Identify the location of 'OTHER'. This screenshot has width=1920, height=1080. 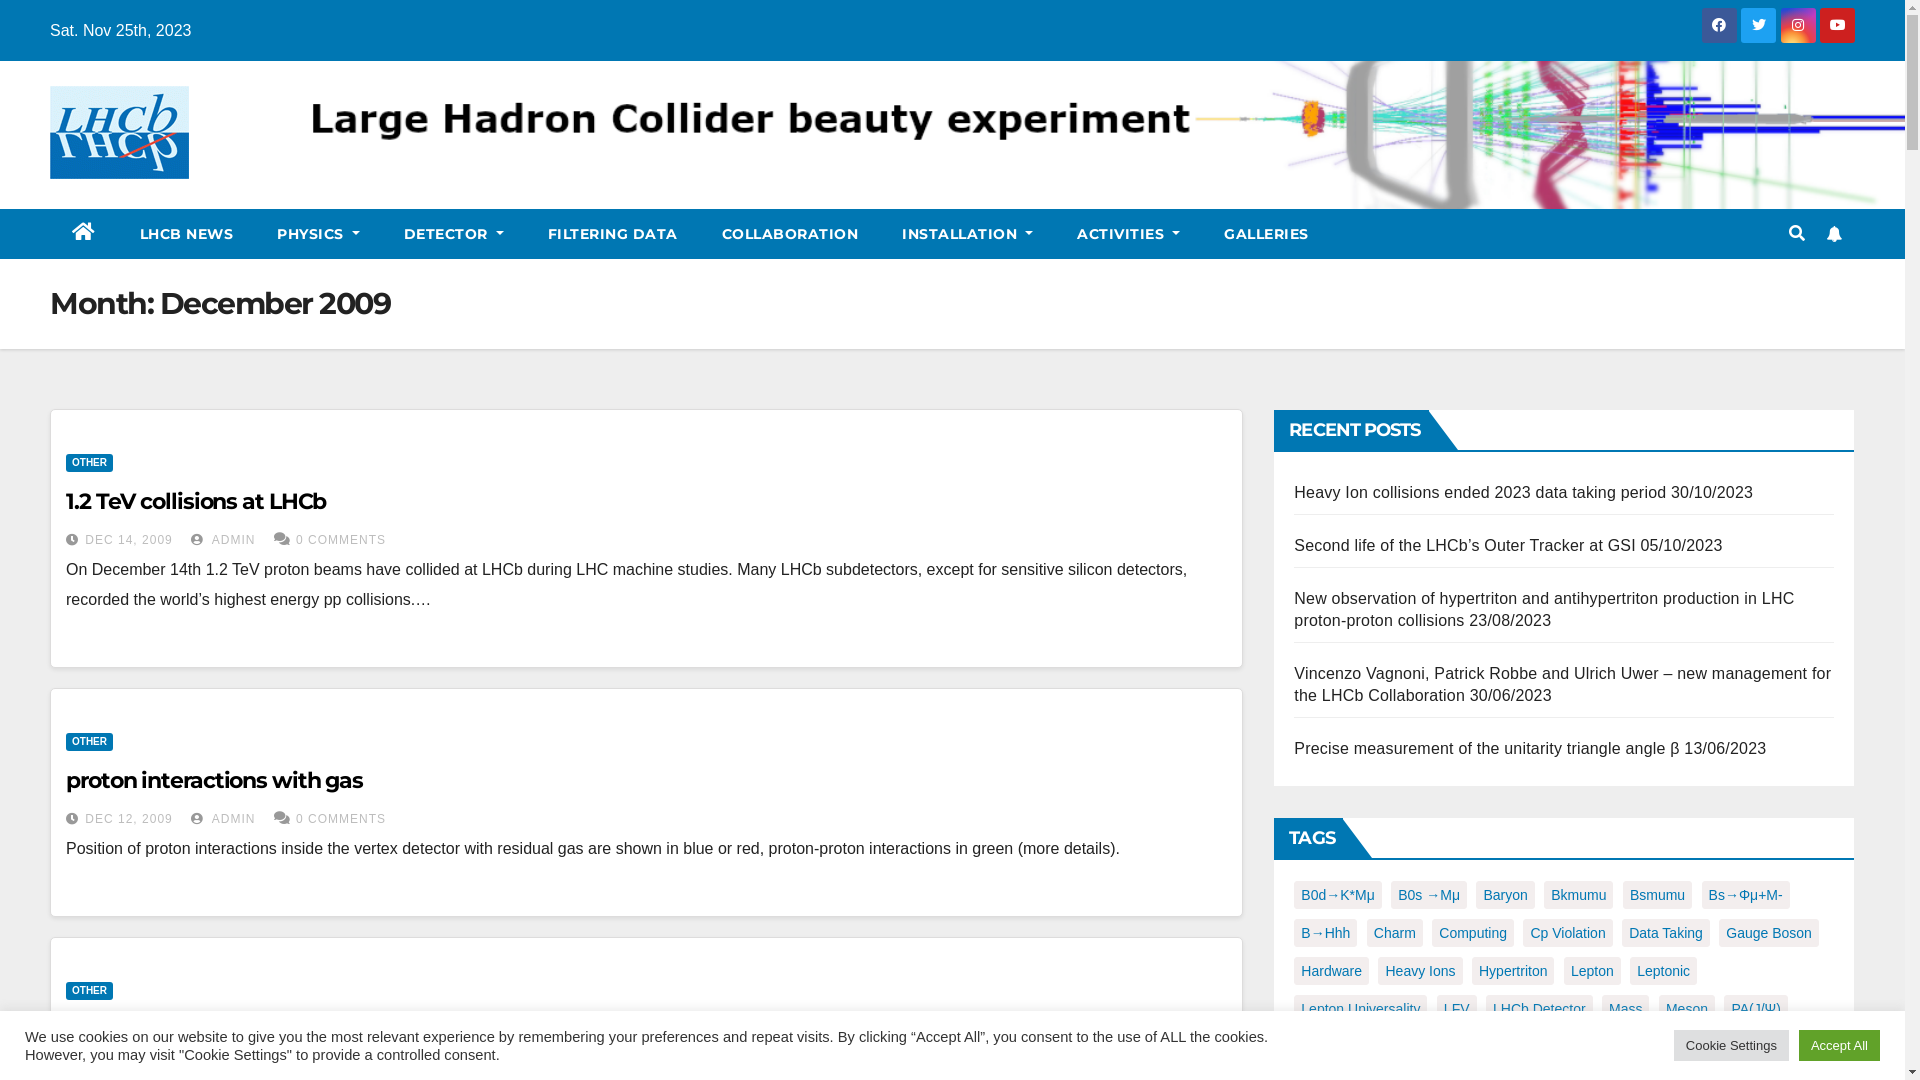
(88, 462).